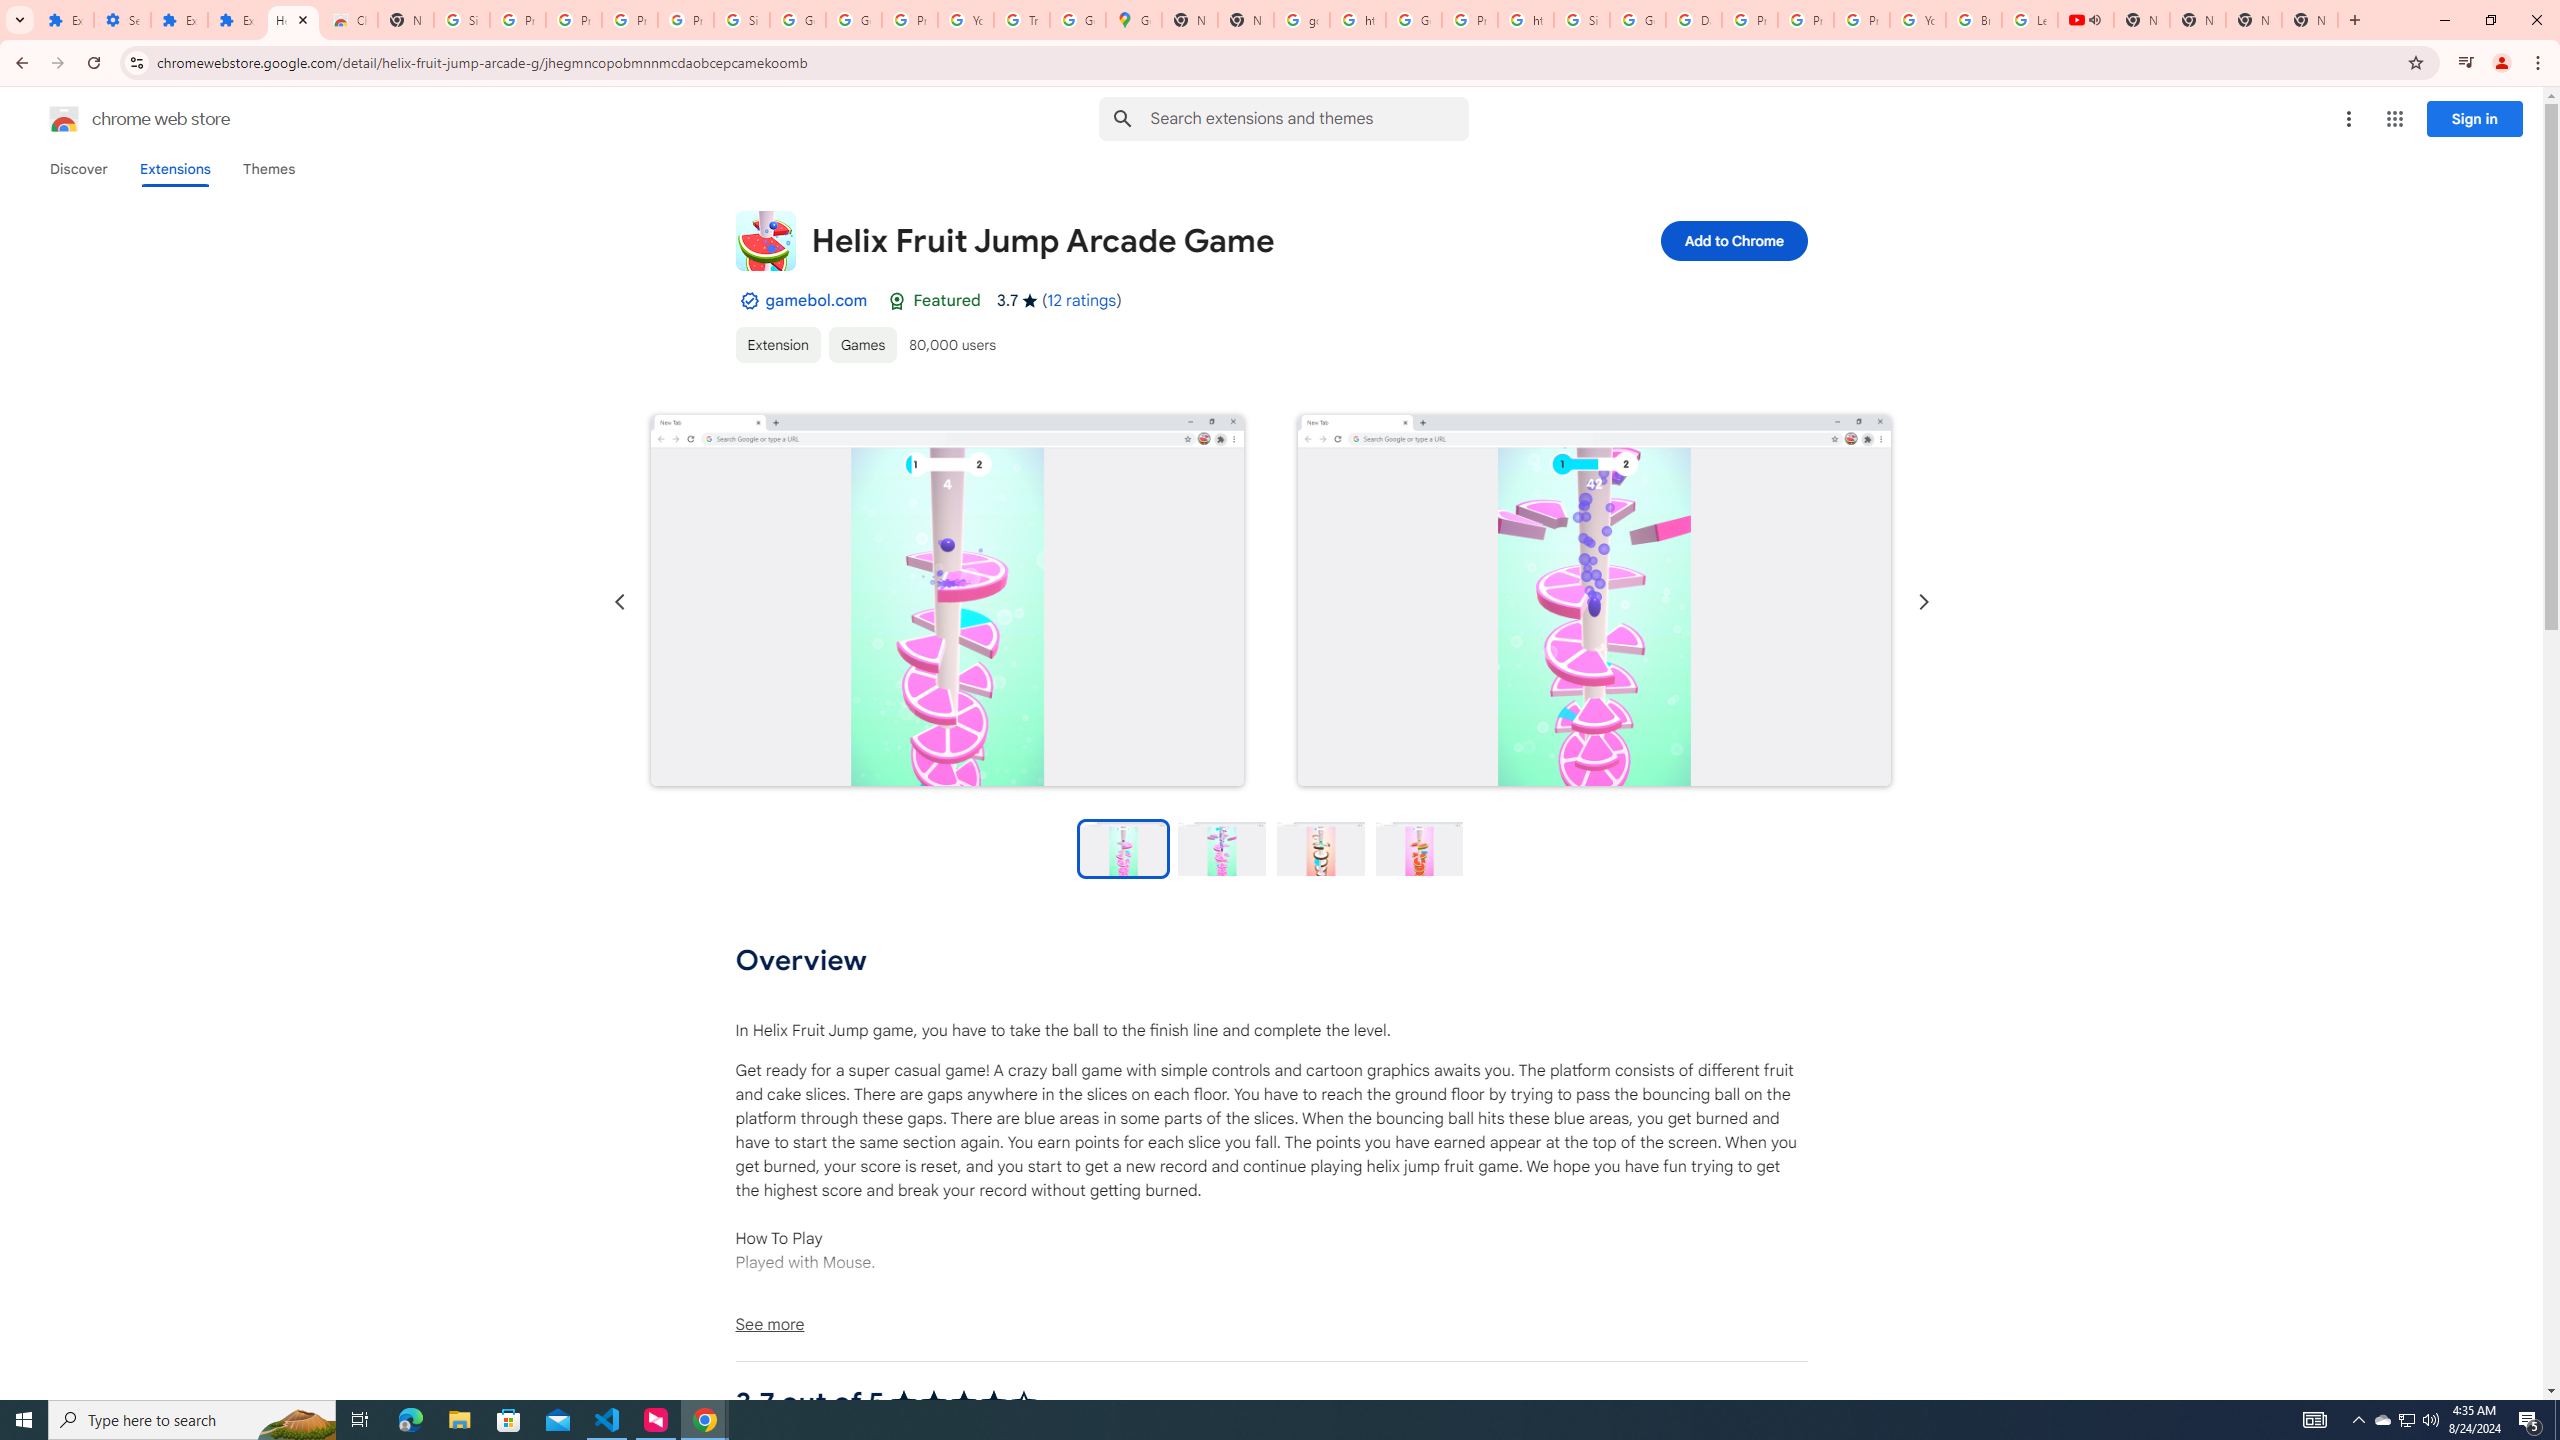 Image resolution: width=2560 pixels, height=1440 pixels. I want to click on 'Games', so click(861, 344).